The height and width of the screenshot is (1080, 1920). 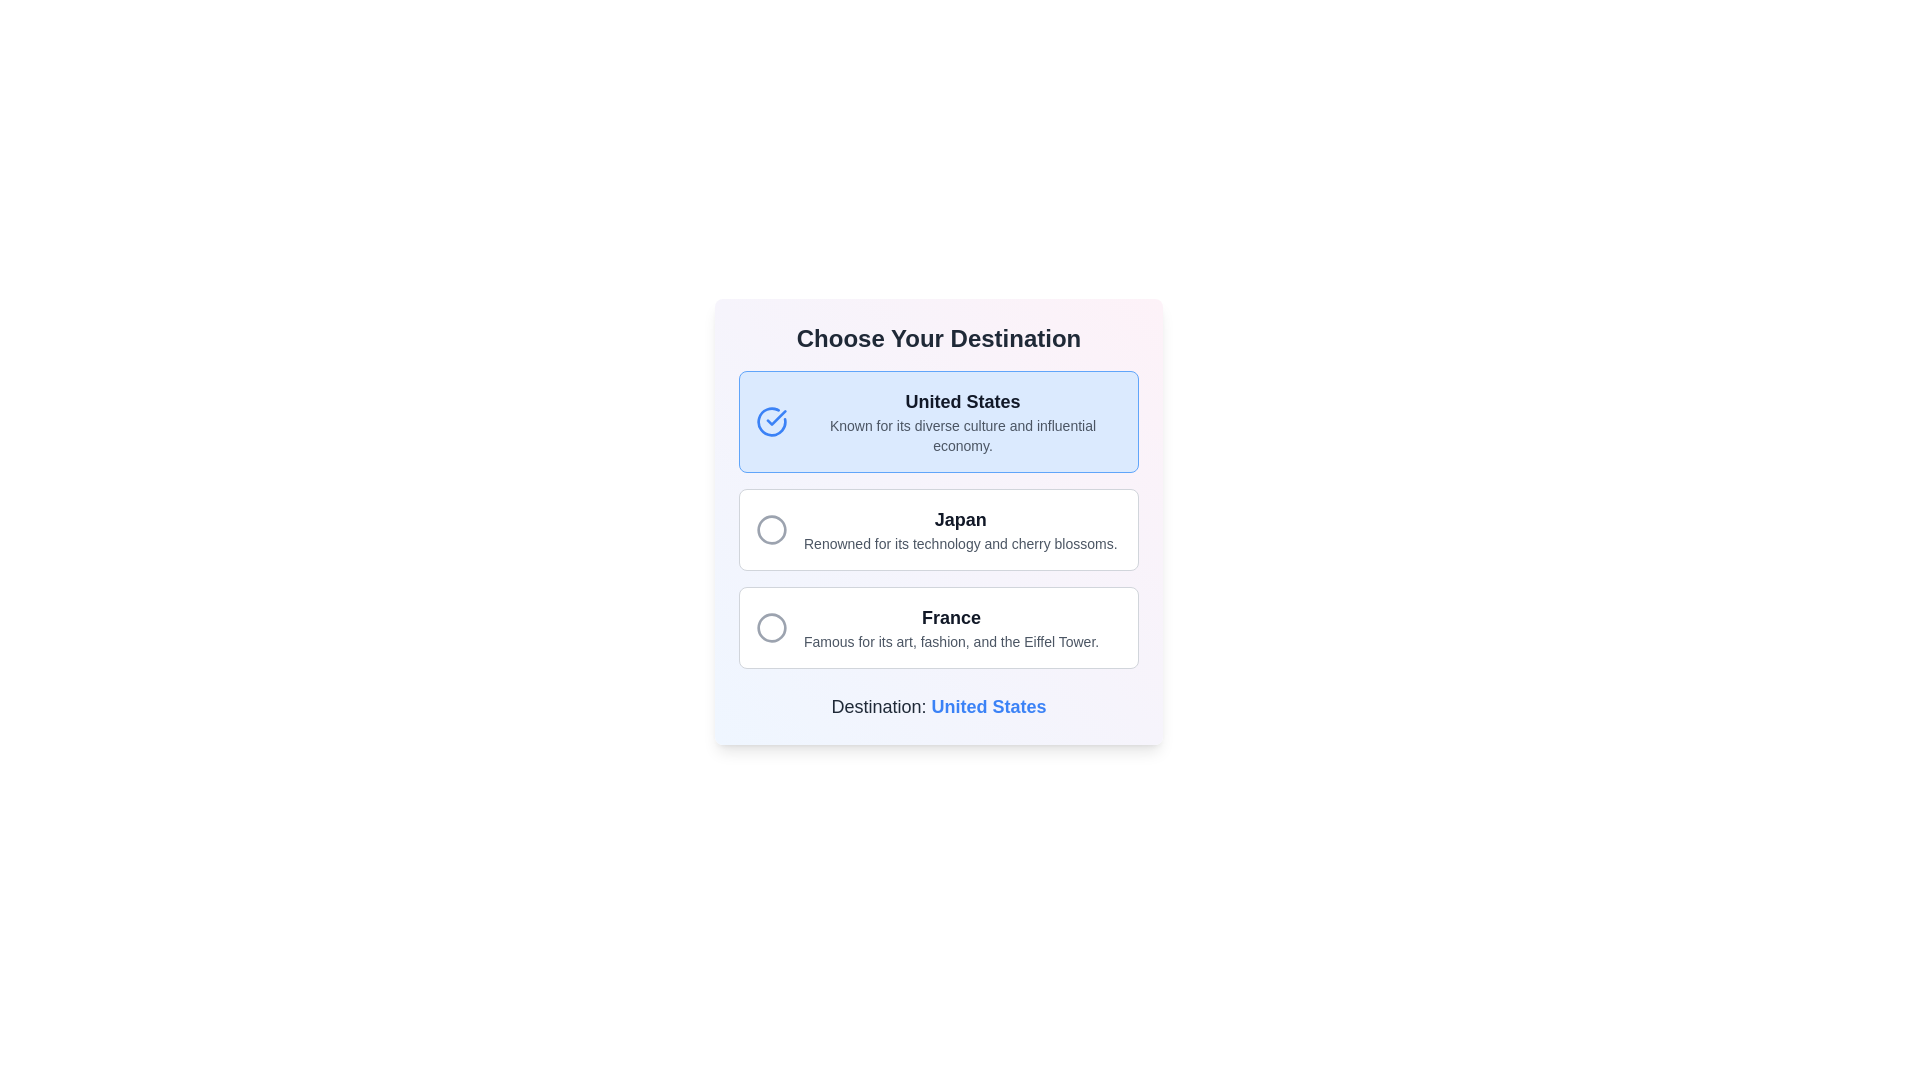 I want to click on the title label for the interactive option about the 'United States', which is the first item in the list under the heading 'Choose Your Destination', so click(x=963, y=401).